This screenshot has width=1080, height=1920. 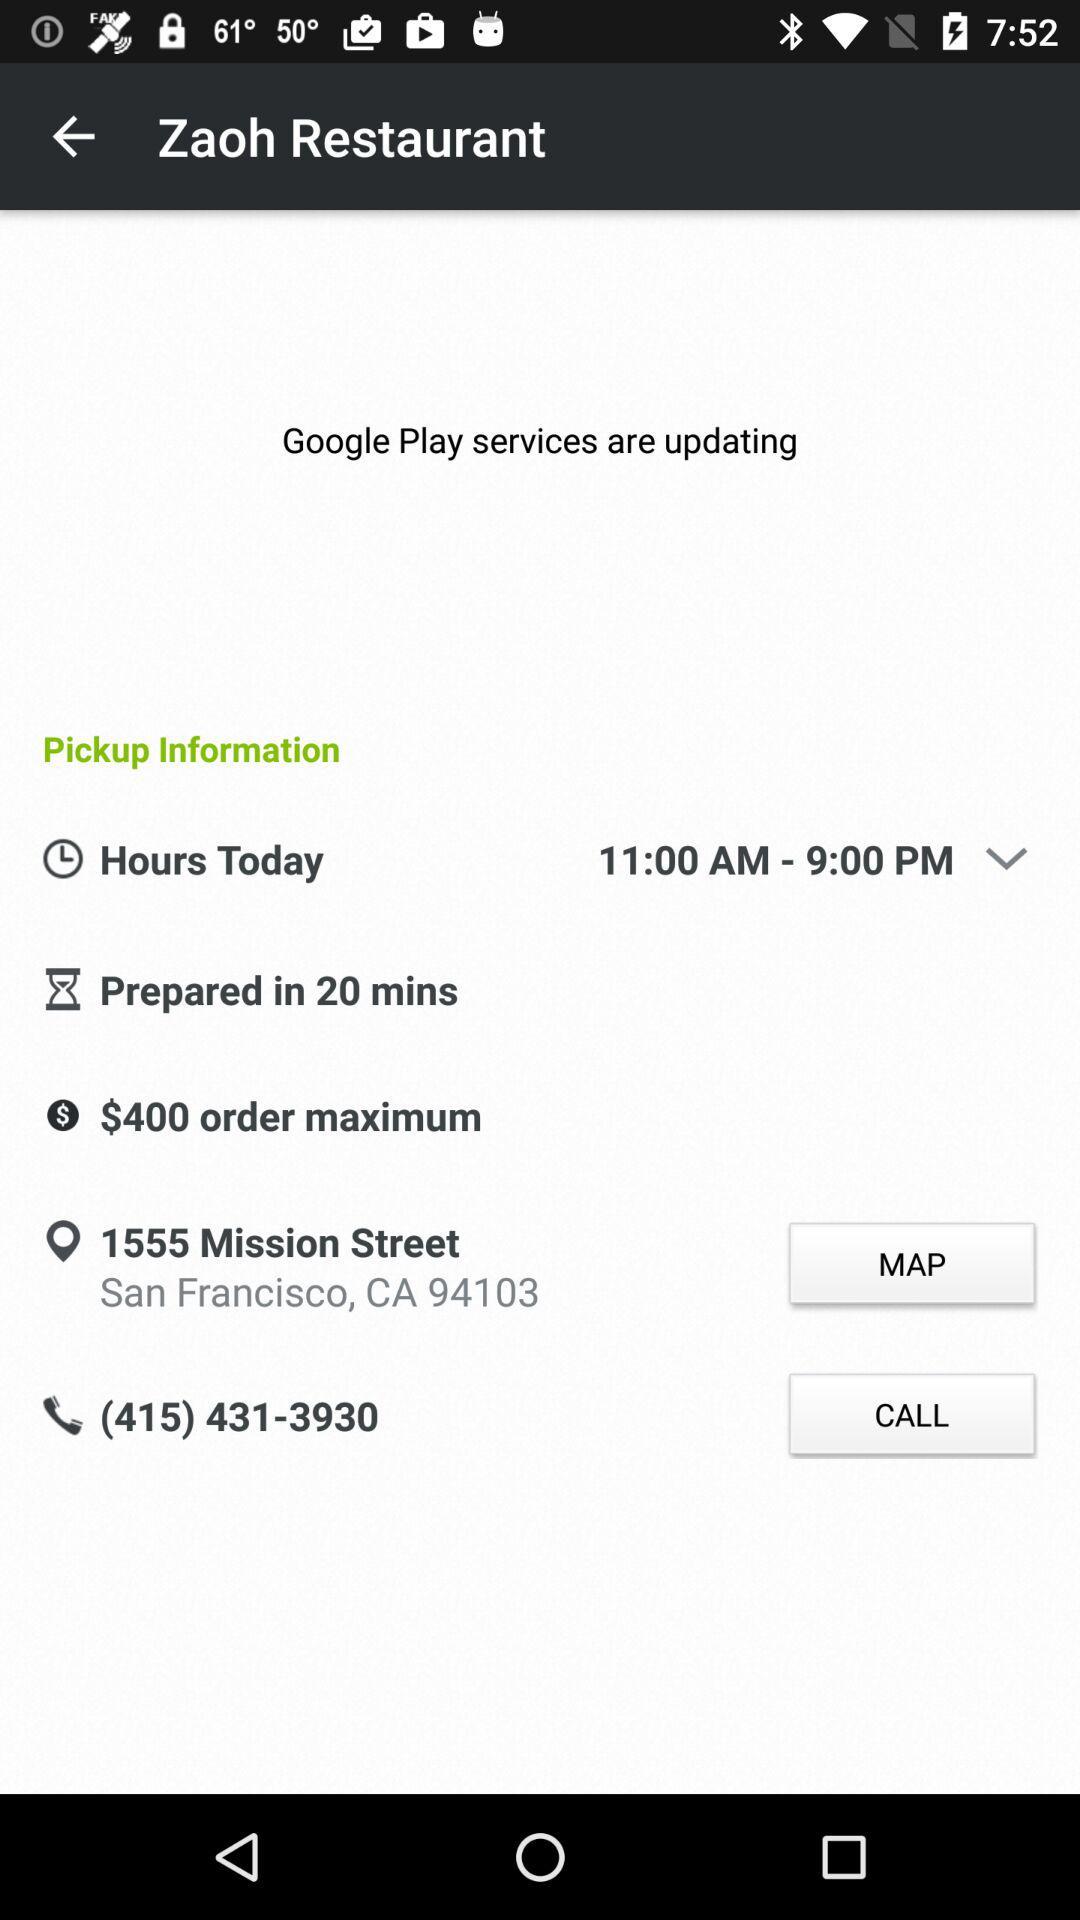 What do you see at coordinates (911, 1414) in the screenshot?
I see `the icon to the right of (415) 431-3930 item` at bounding box center [911, 1414].